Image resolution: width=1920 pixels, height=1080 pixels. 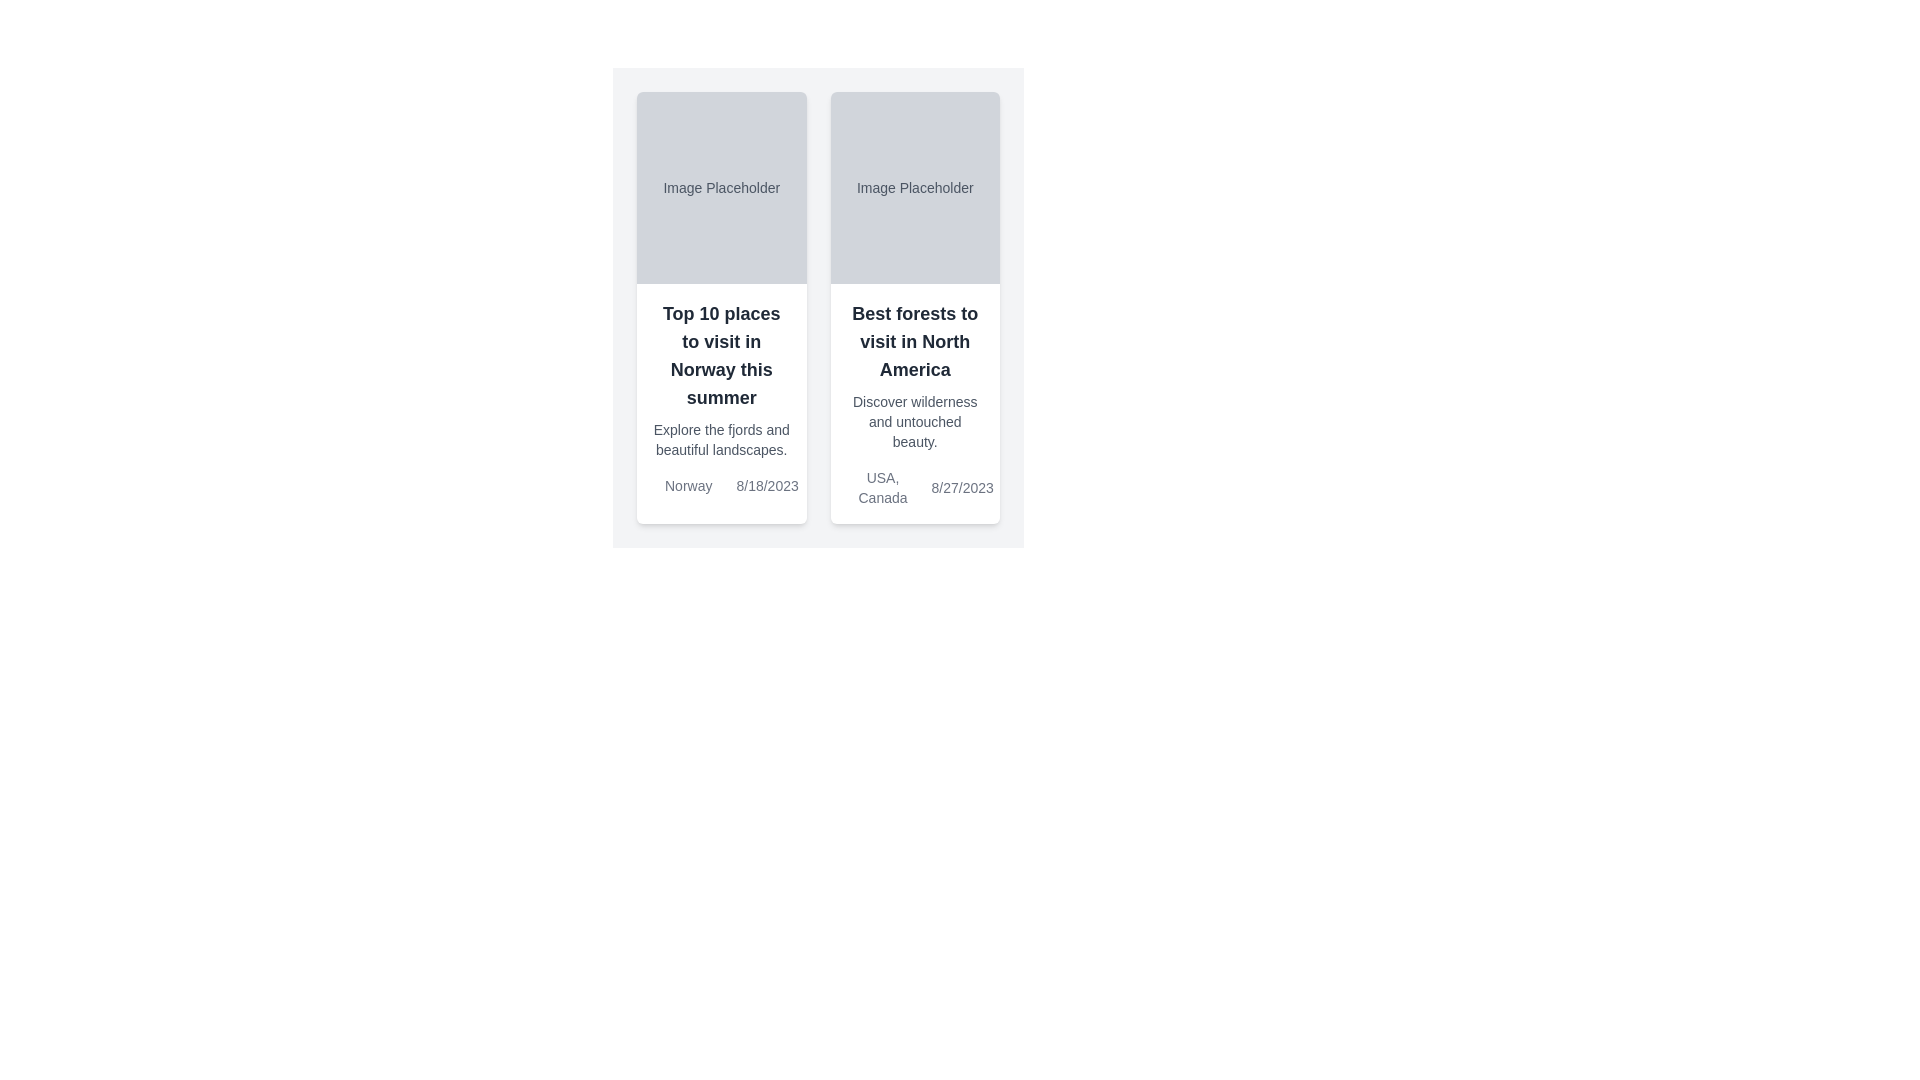 What do you see at coordinates (720, 486) in the screenshot?
I see `metadata information displayed in the text area located in the lower section of the left card titled 'Top 10 places to visit in Norway this summer'` at bounding box center [720, 486].